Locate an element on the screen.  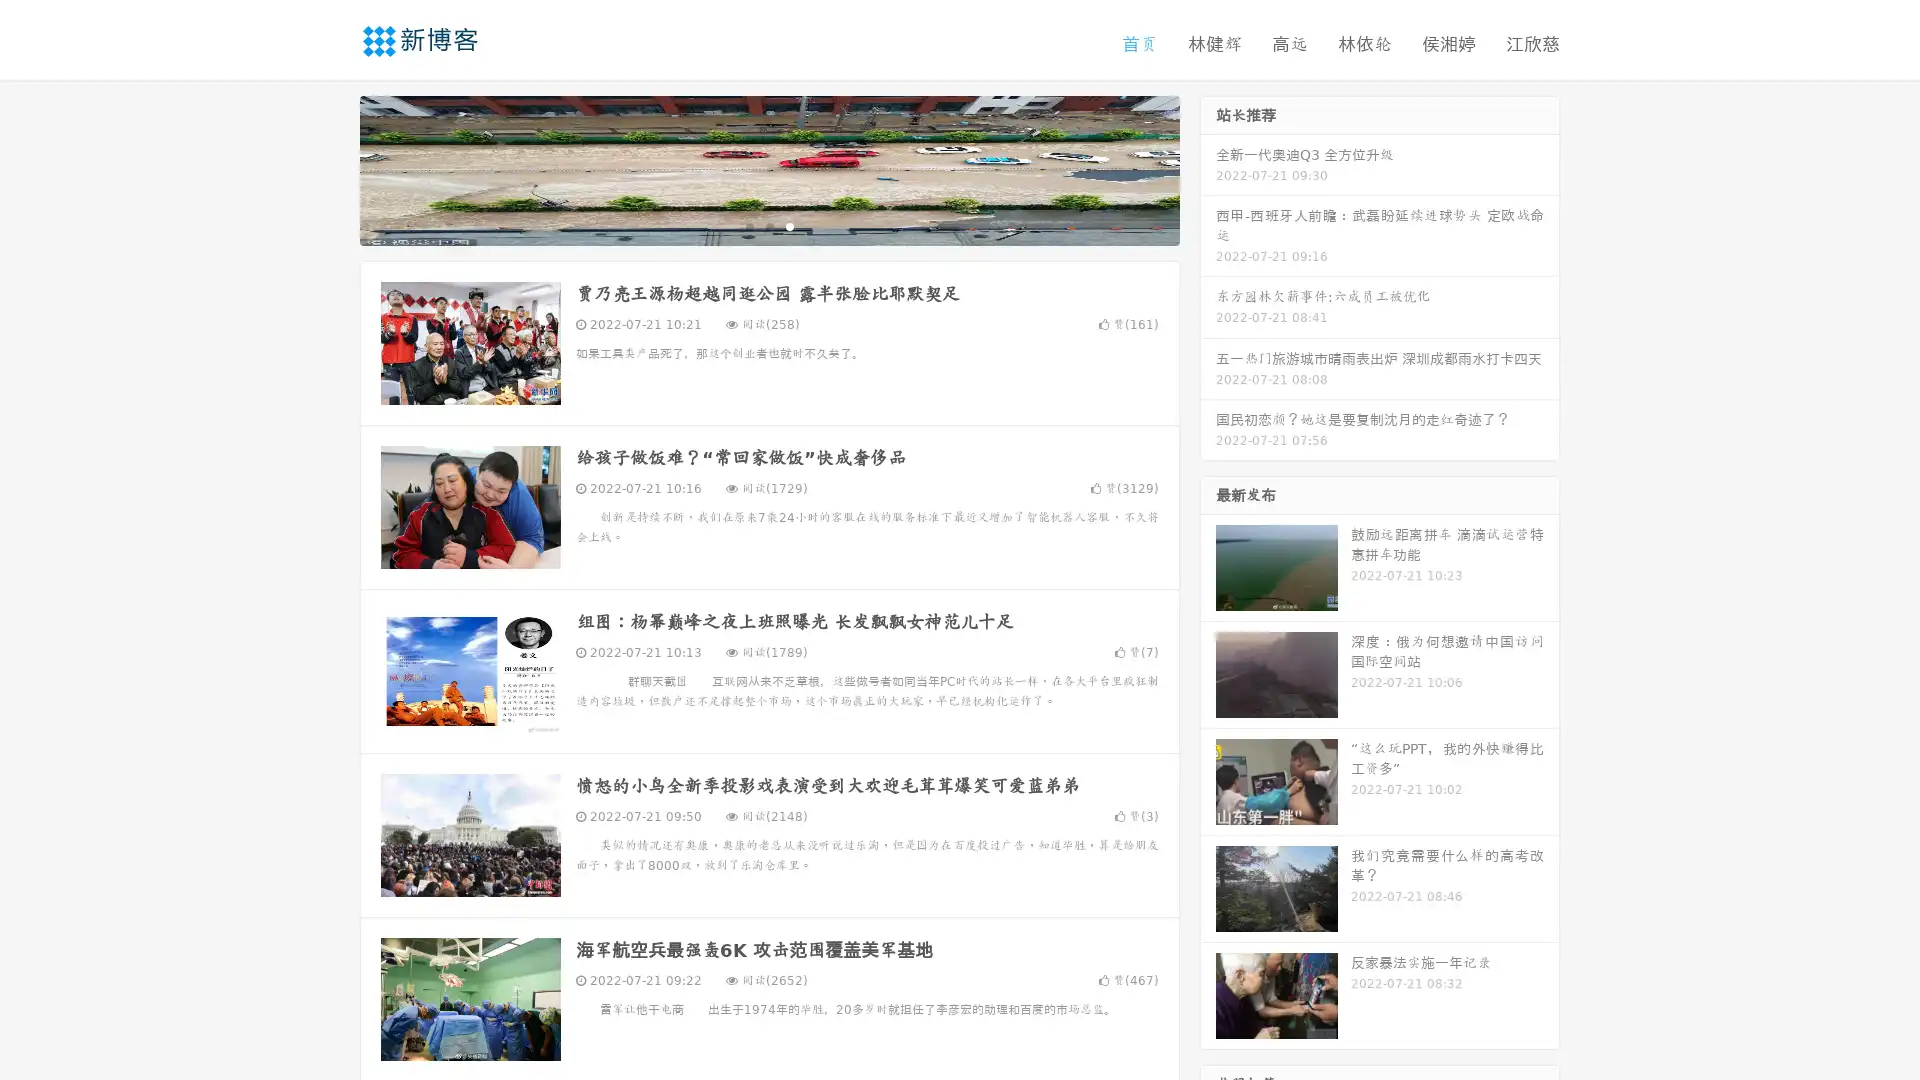
Go to slide 2 is located at coordinates (768, 225).